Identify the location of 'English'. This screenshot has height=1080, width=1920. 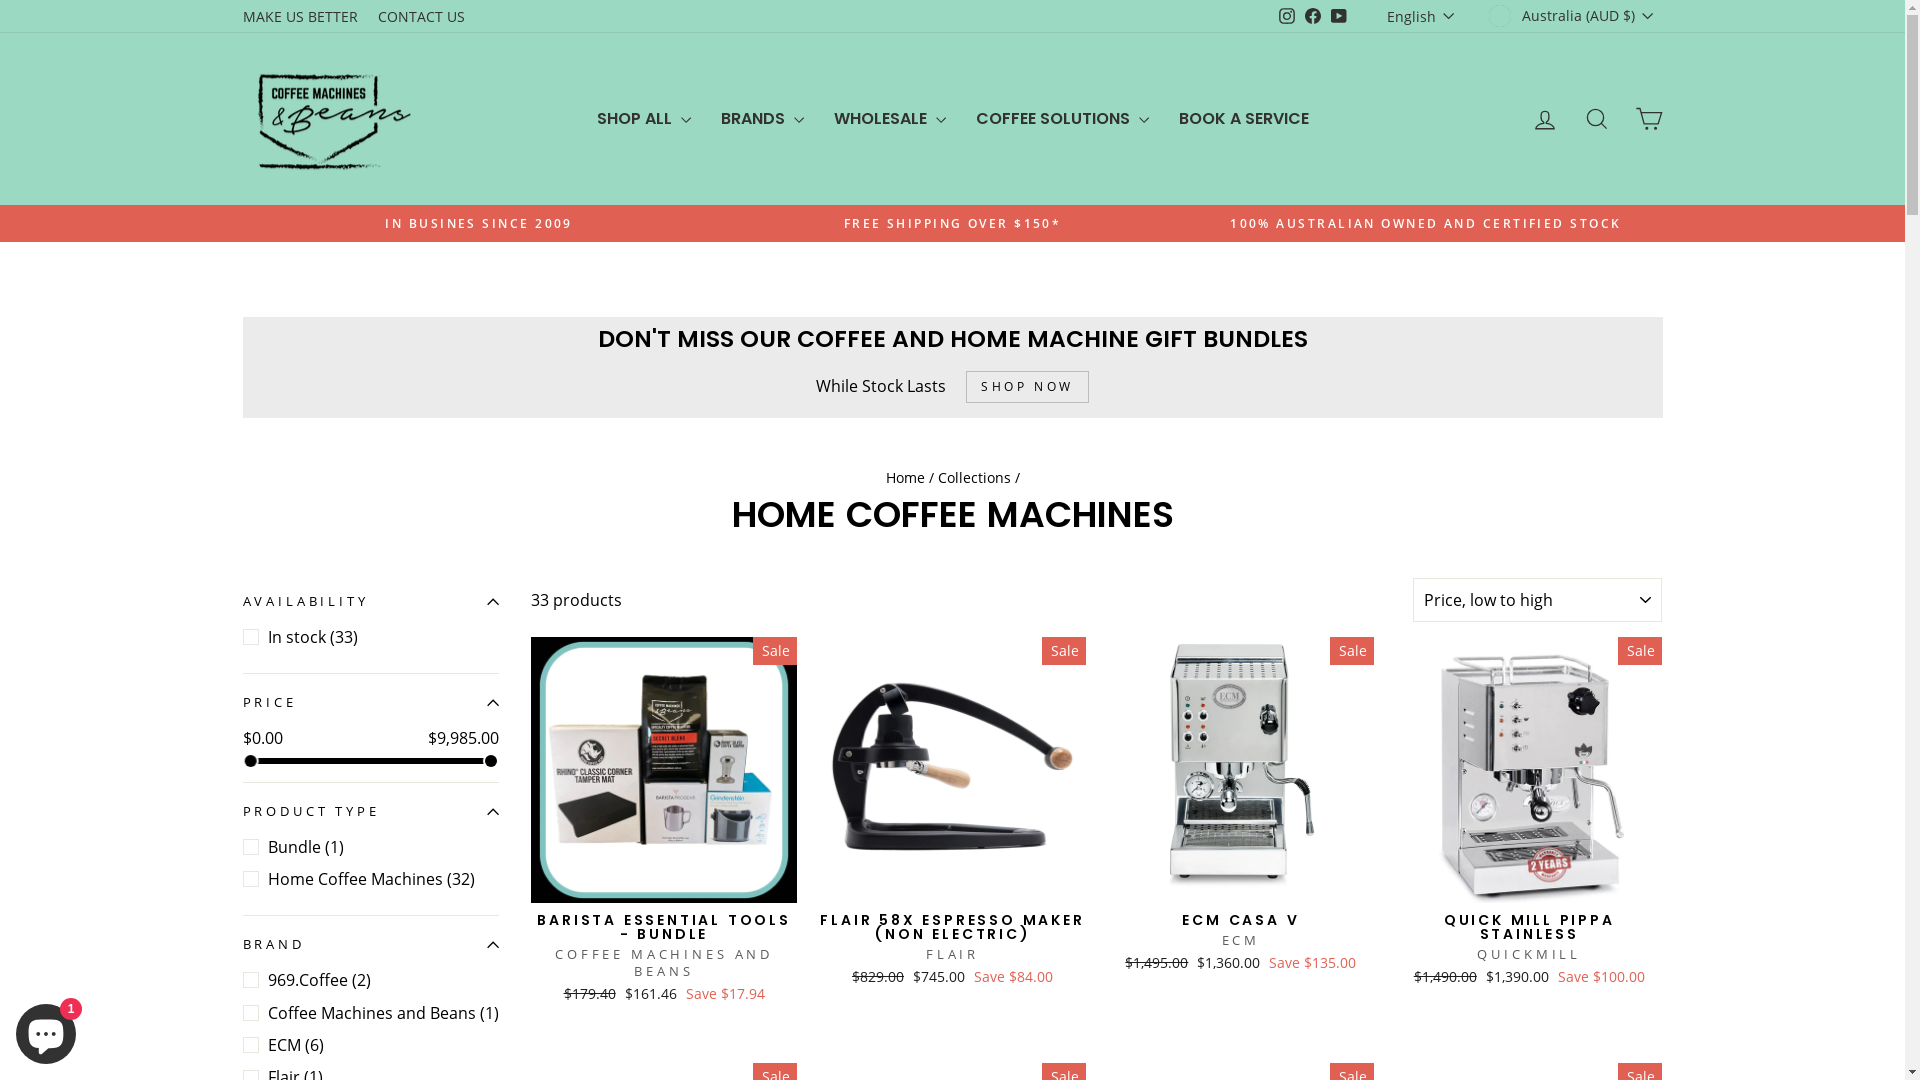
(1381, 16).